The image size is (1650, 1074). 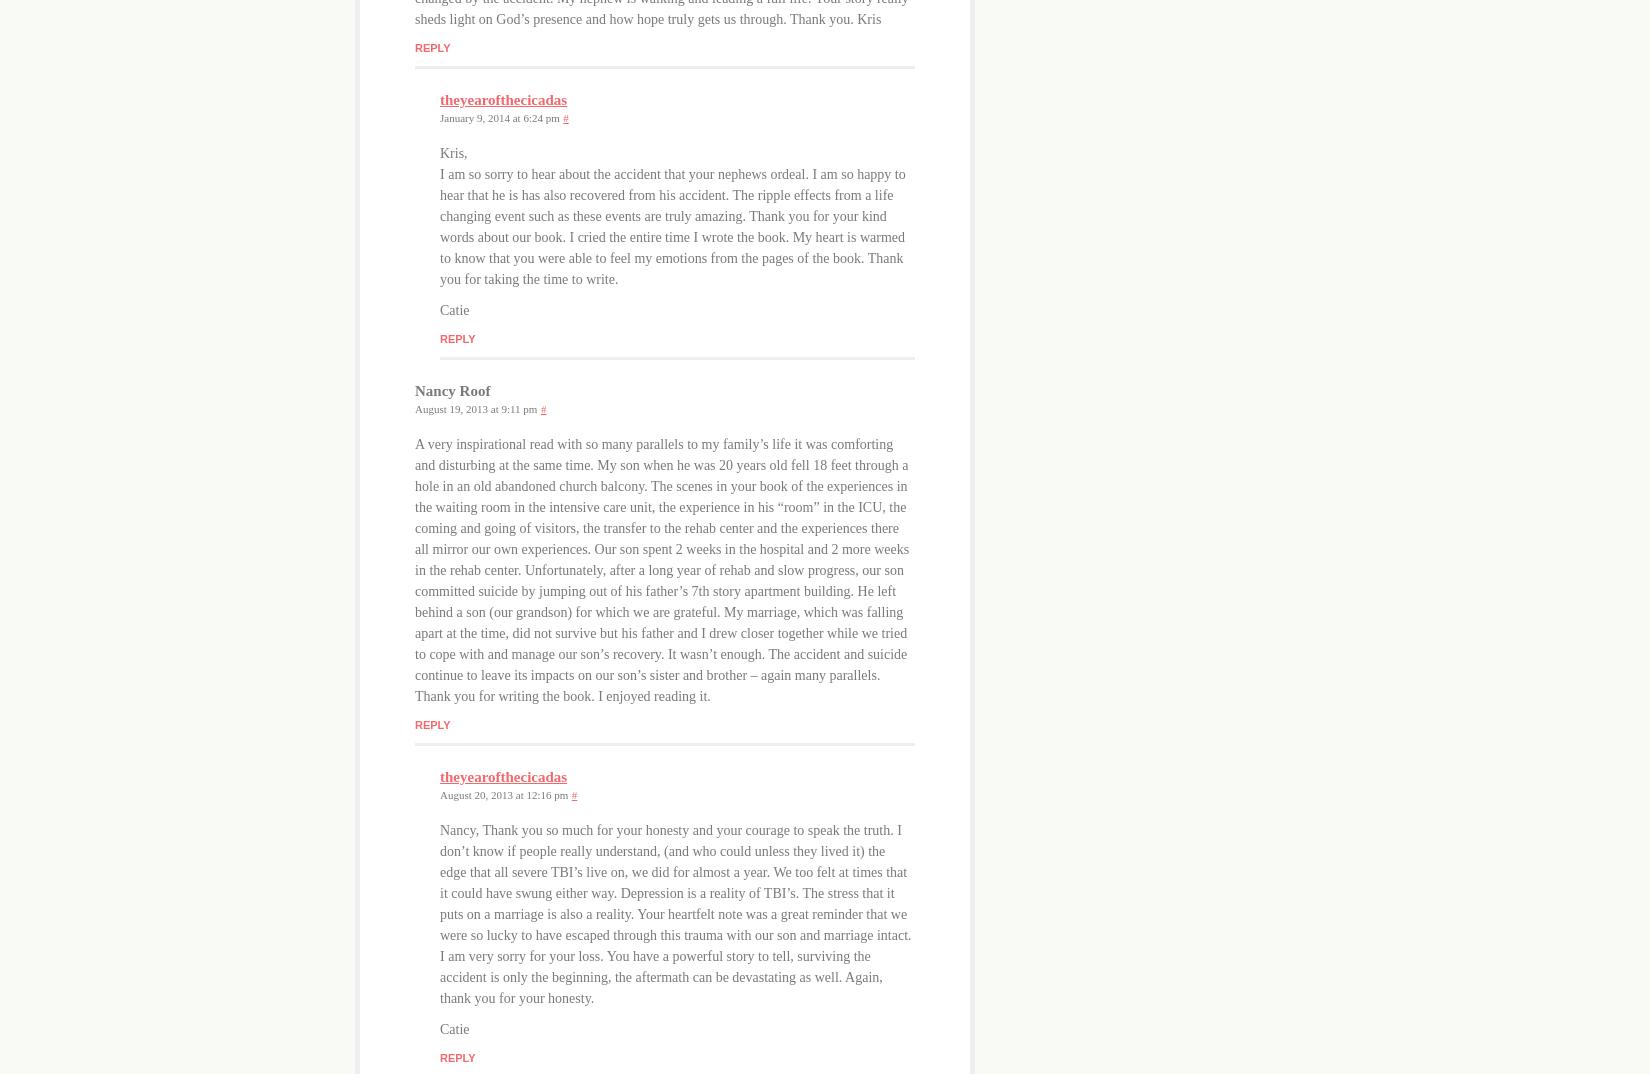 I want to click on 'Kris,', so click(x=452, y=151).